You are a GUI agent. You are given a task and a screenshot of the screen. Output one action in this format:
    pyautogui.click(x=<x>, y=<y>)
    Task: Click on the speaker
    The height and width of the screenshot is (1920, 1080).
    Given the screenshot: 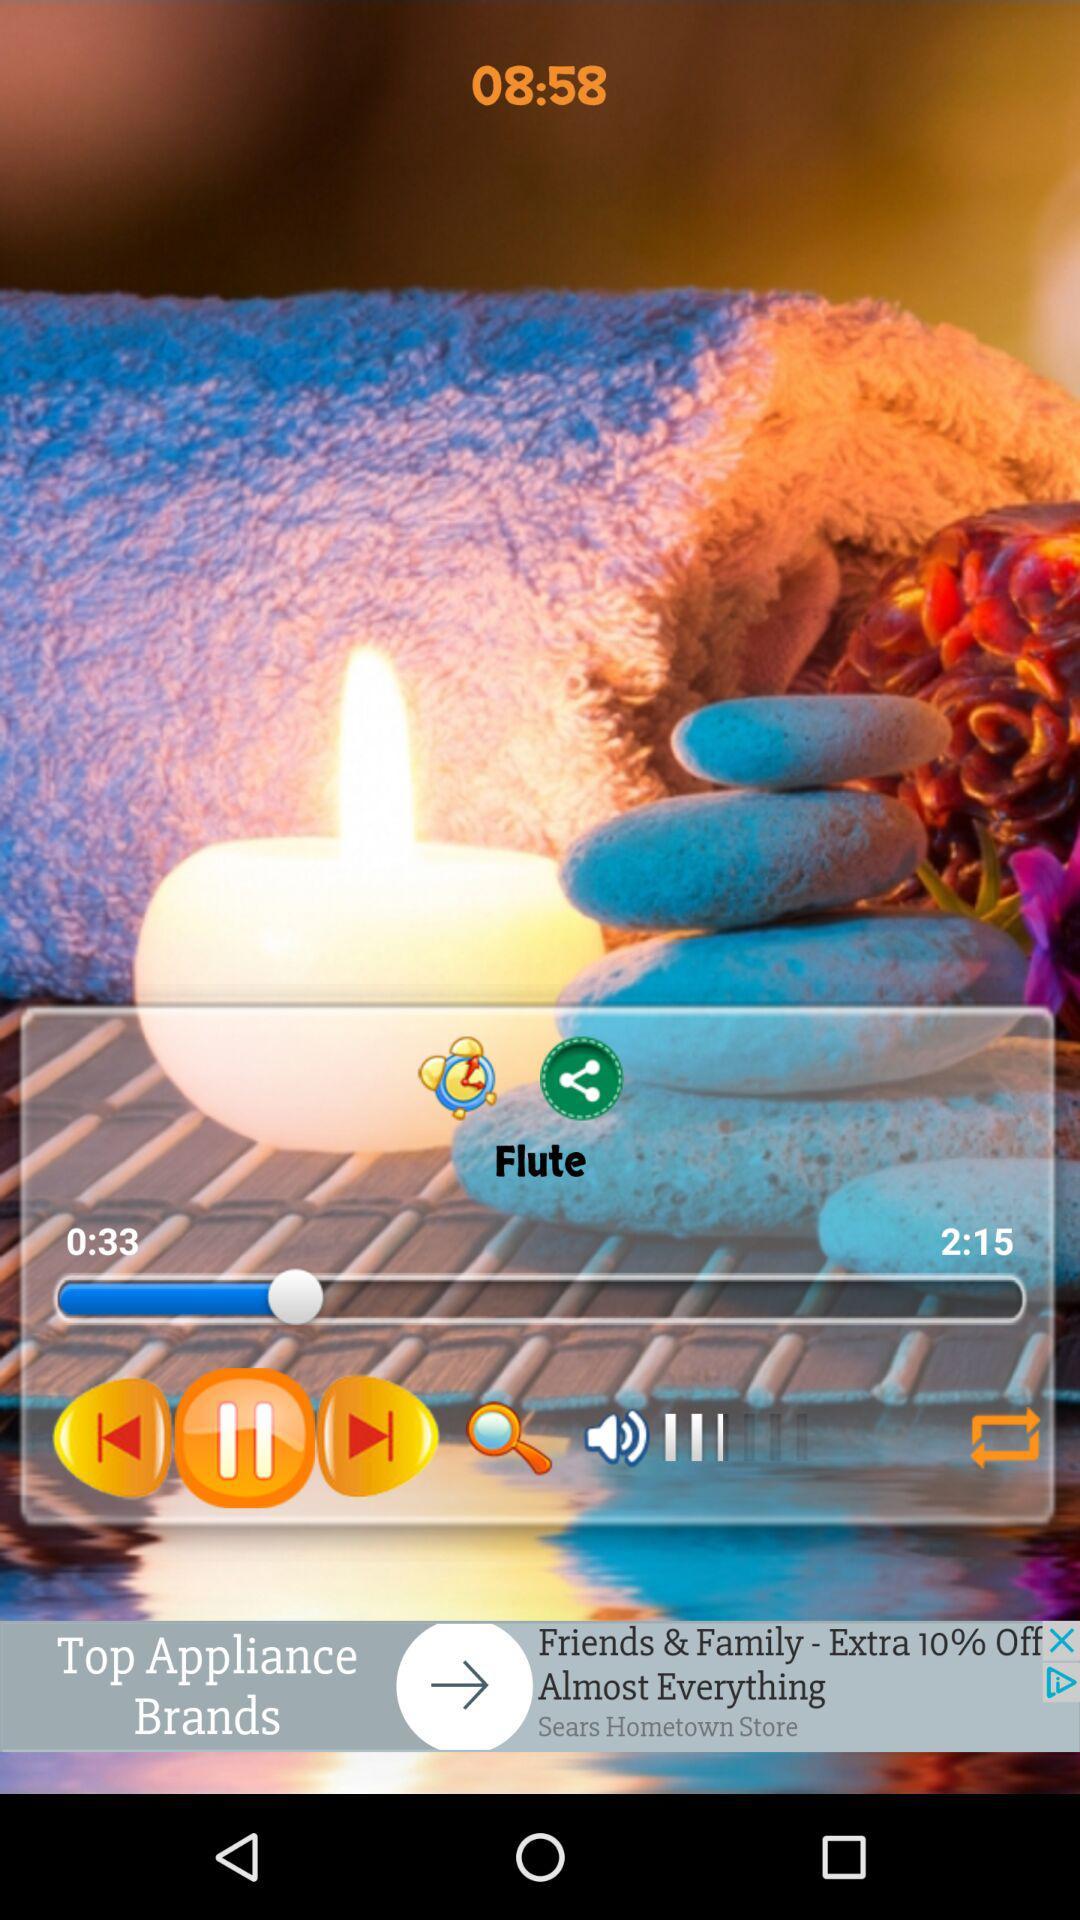 What is the action you would take?
    pyautogui.click(x=616, y=1436)
    